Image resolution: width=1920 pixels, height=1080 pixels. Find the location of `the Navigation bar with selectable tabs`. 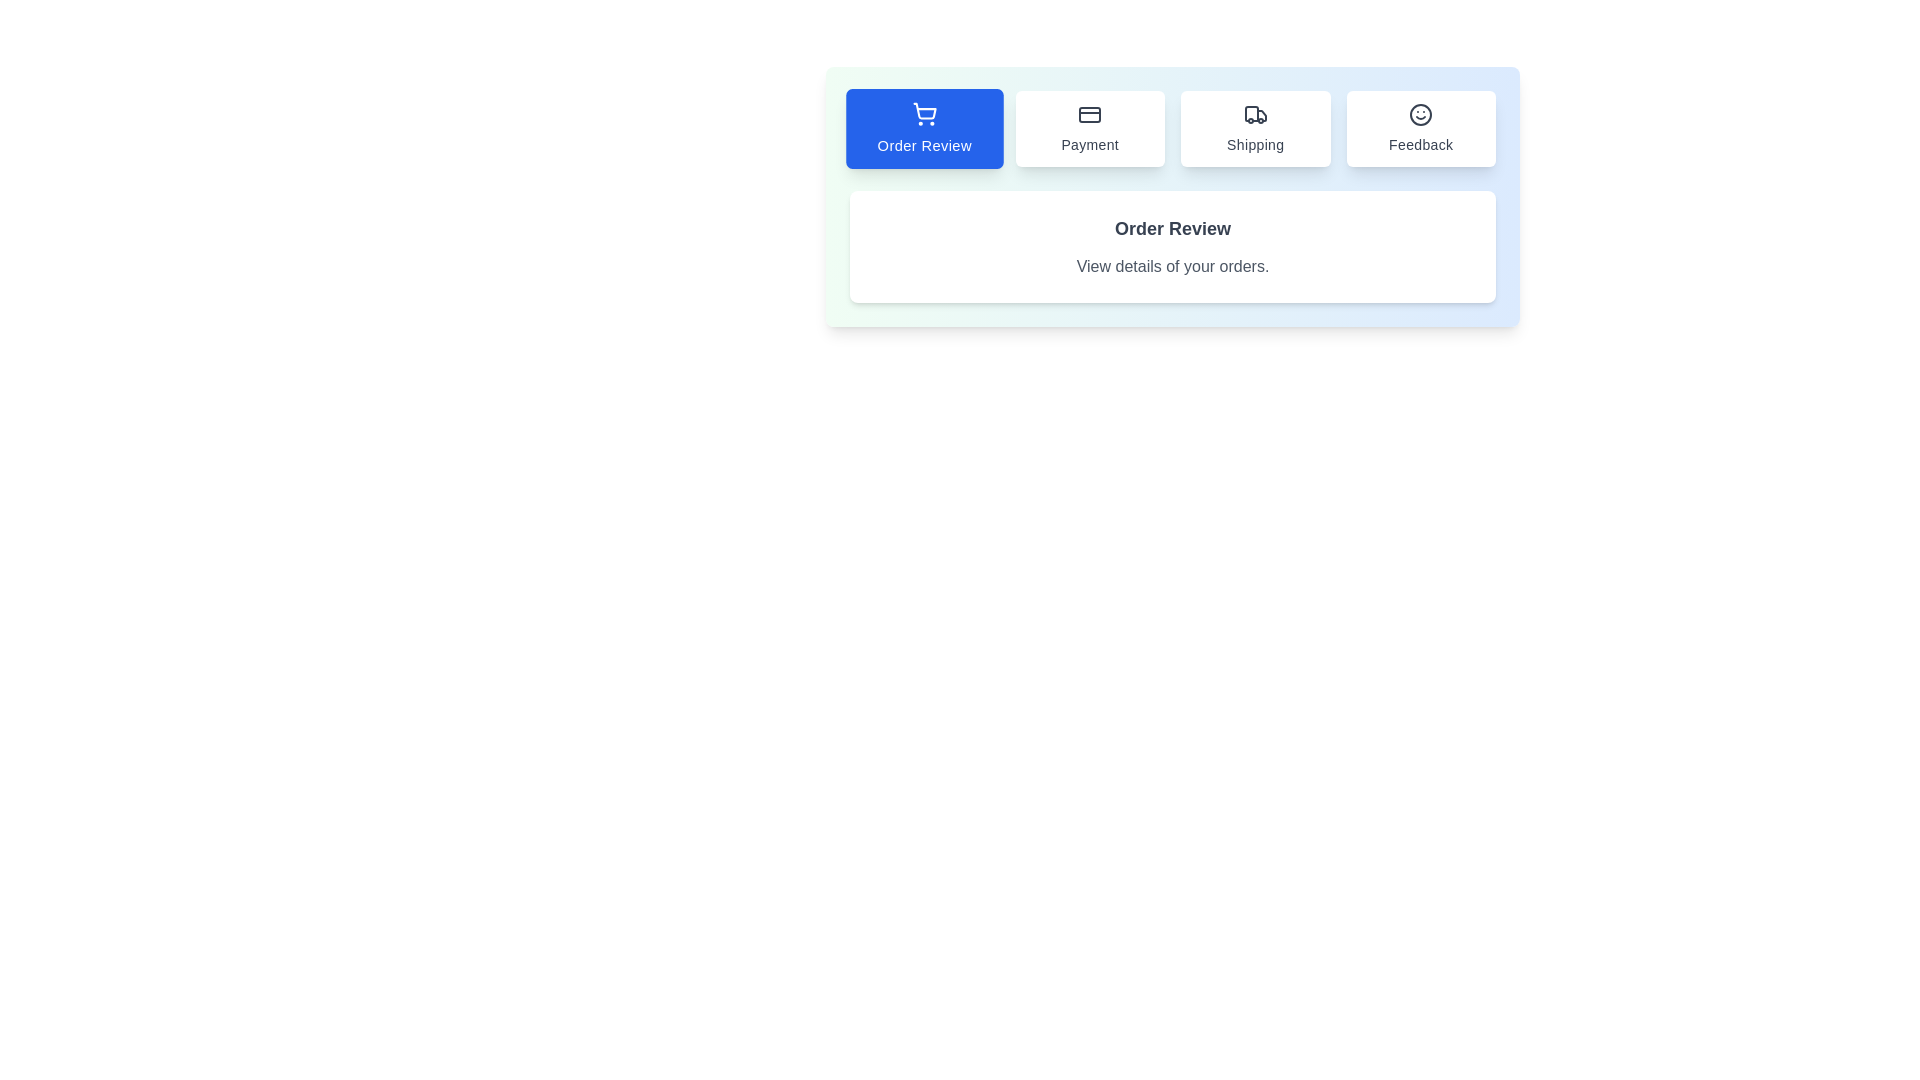

the Navigation bar with selectable tabs is located at coordinates (1172, 128).